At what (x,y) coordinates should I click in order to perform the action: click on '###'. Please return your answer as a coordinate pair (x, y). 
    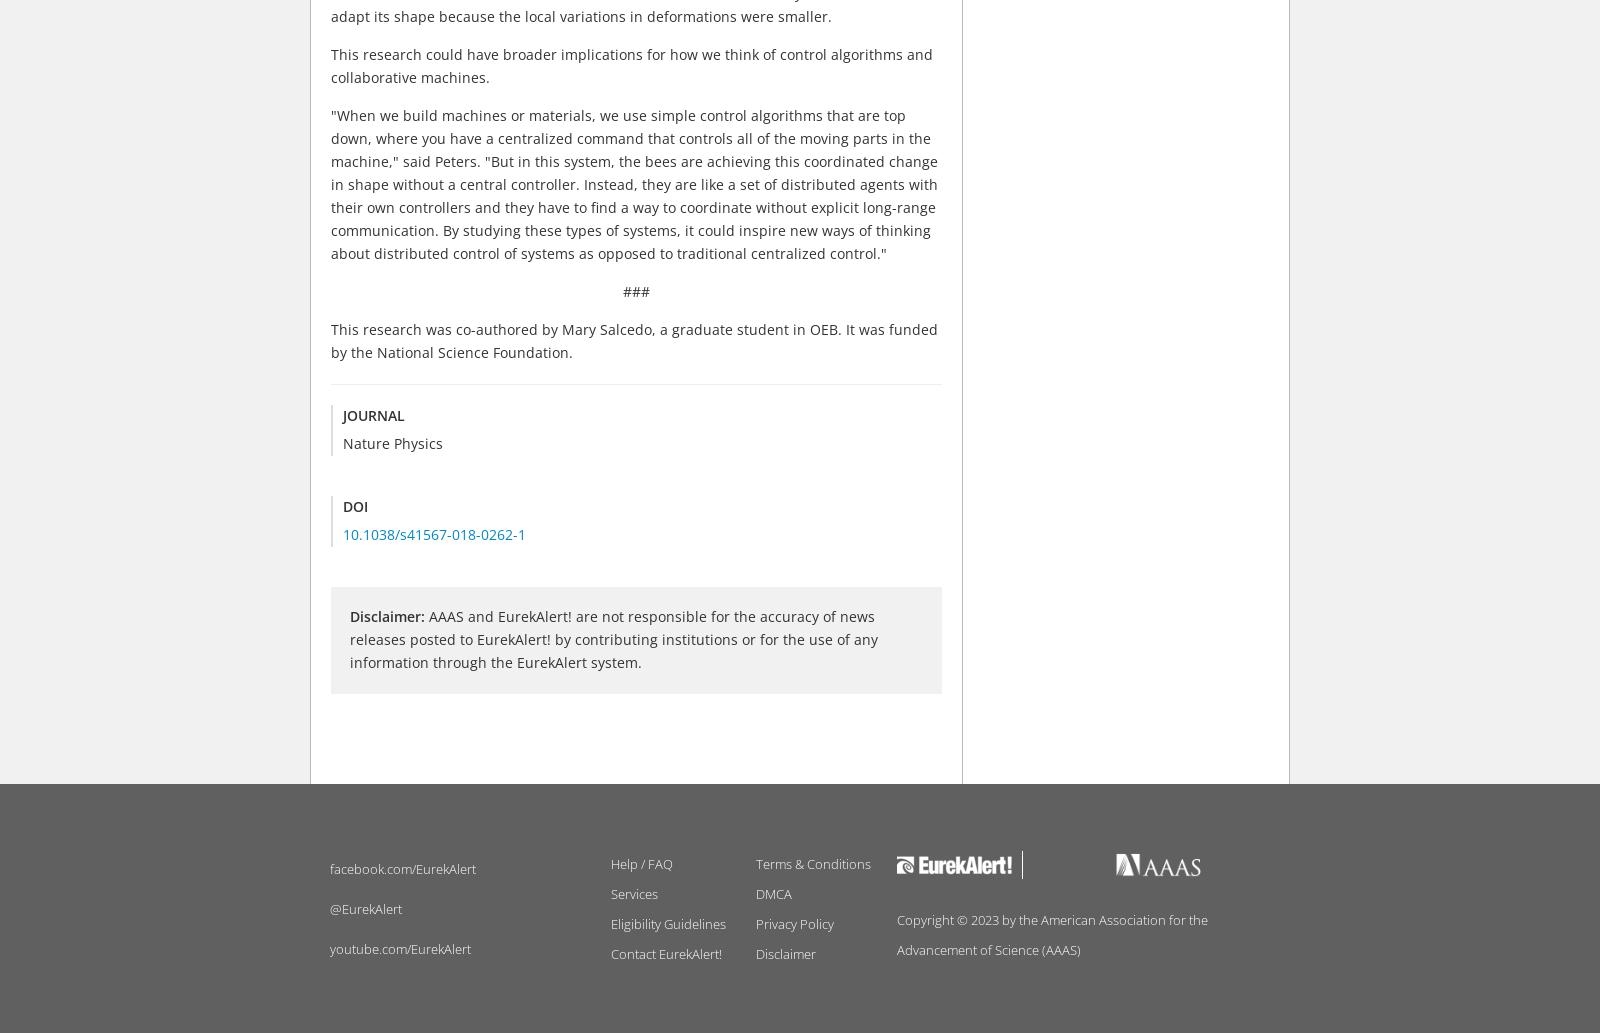
    Looking at the image, I should click on (623, 290).